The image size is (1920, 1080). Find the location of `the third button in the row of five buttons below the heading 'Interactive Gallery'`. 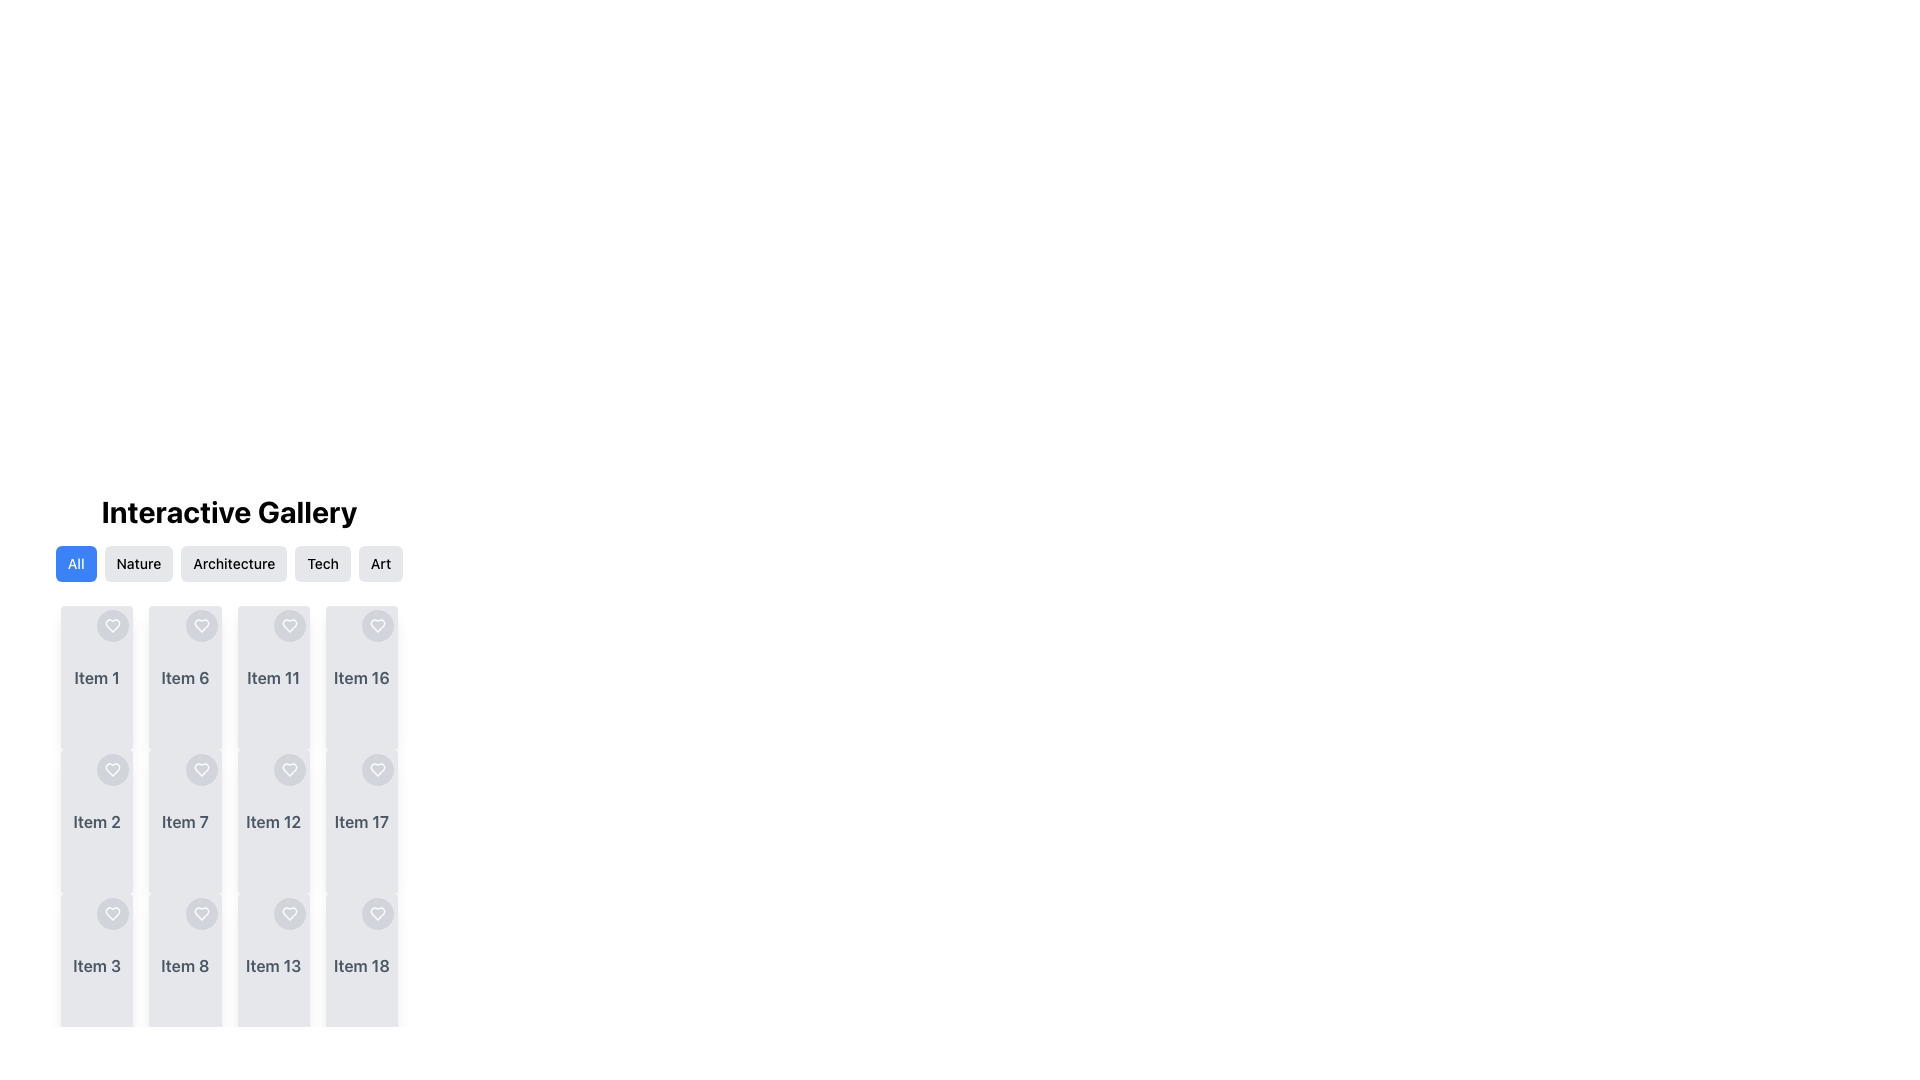

the third button in the row of five buttons below the heading 'Interactive Gallery' is located at coordinates (234, 563).